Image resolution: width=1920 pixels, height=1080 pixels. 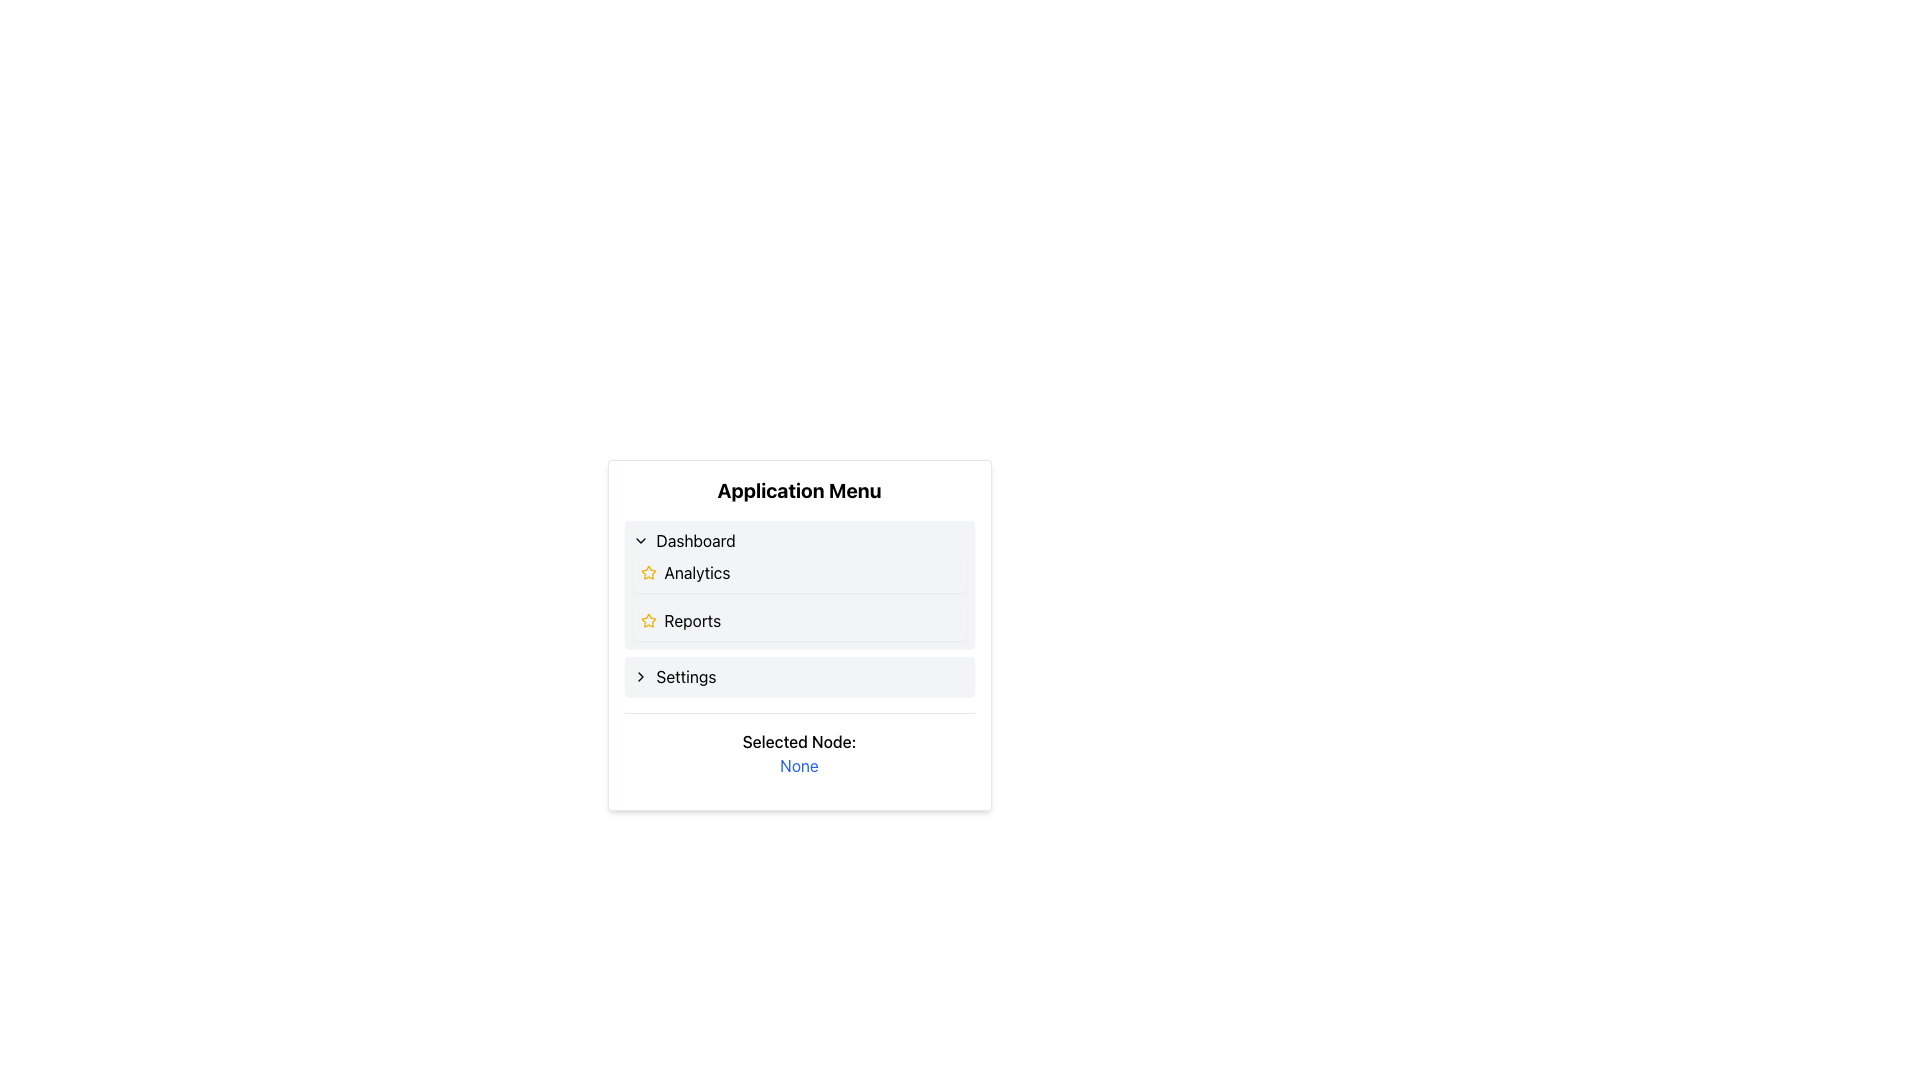 I want to click on the fourth text label in the vertical menu list, located directly below the 'Reports' entry, so click(x=686, y=676).